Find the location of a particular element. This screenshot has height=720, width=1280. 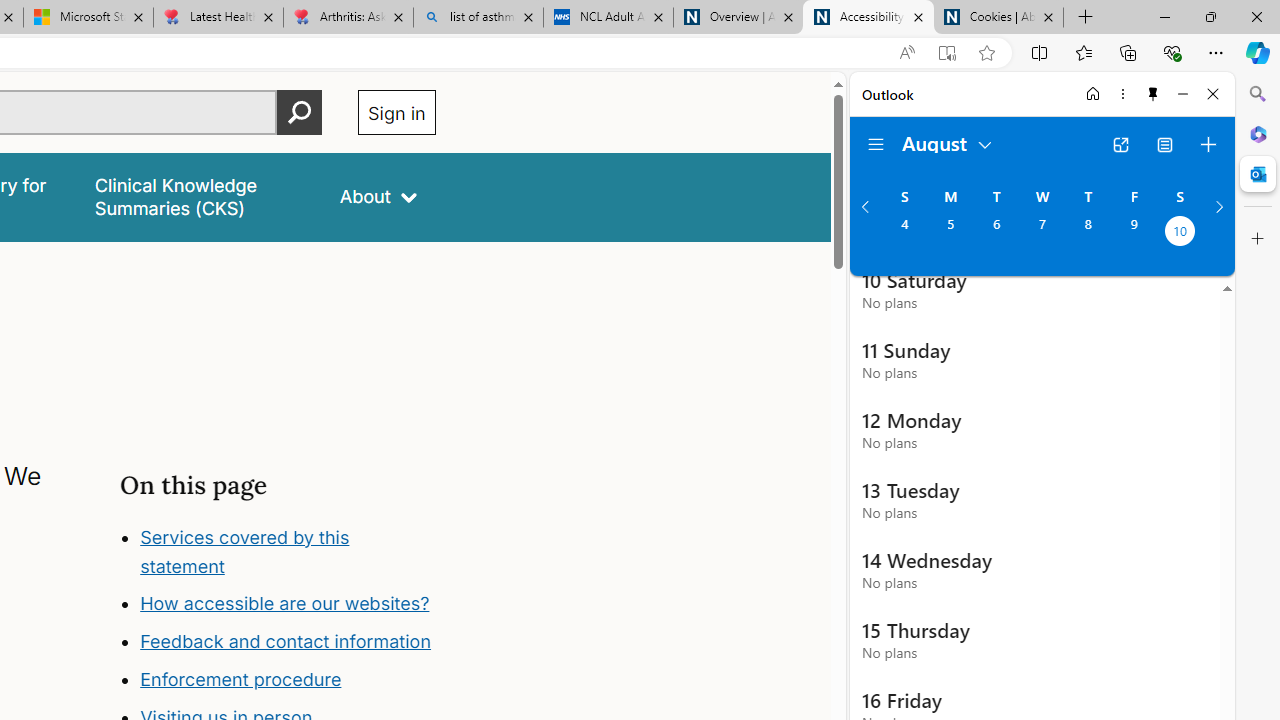

'Create event' is located at coordinates (1207, 144).